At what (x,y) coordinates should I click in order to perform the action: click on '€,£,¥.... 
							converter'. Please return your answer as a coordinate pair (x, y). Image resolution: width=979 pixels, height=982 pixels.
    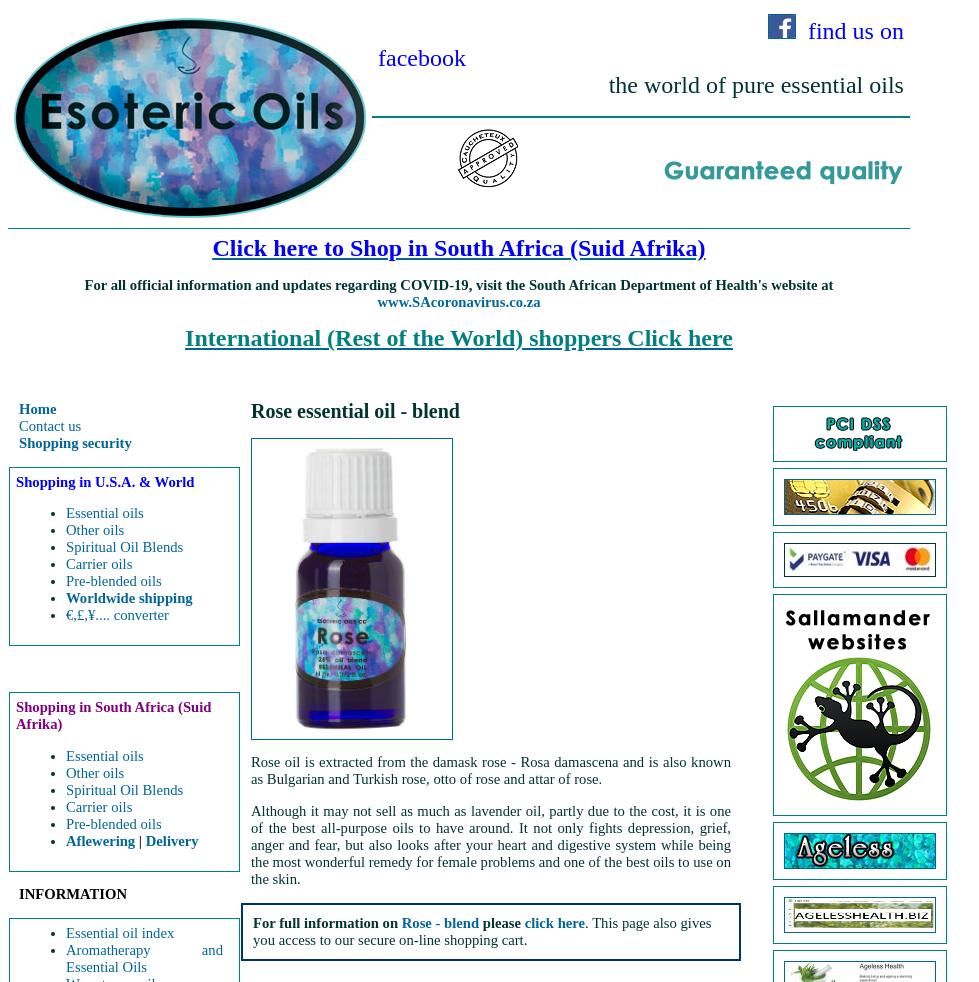
    Looking at the image, I should click on (65, 614).